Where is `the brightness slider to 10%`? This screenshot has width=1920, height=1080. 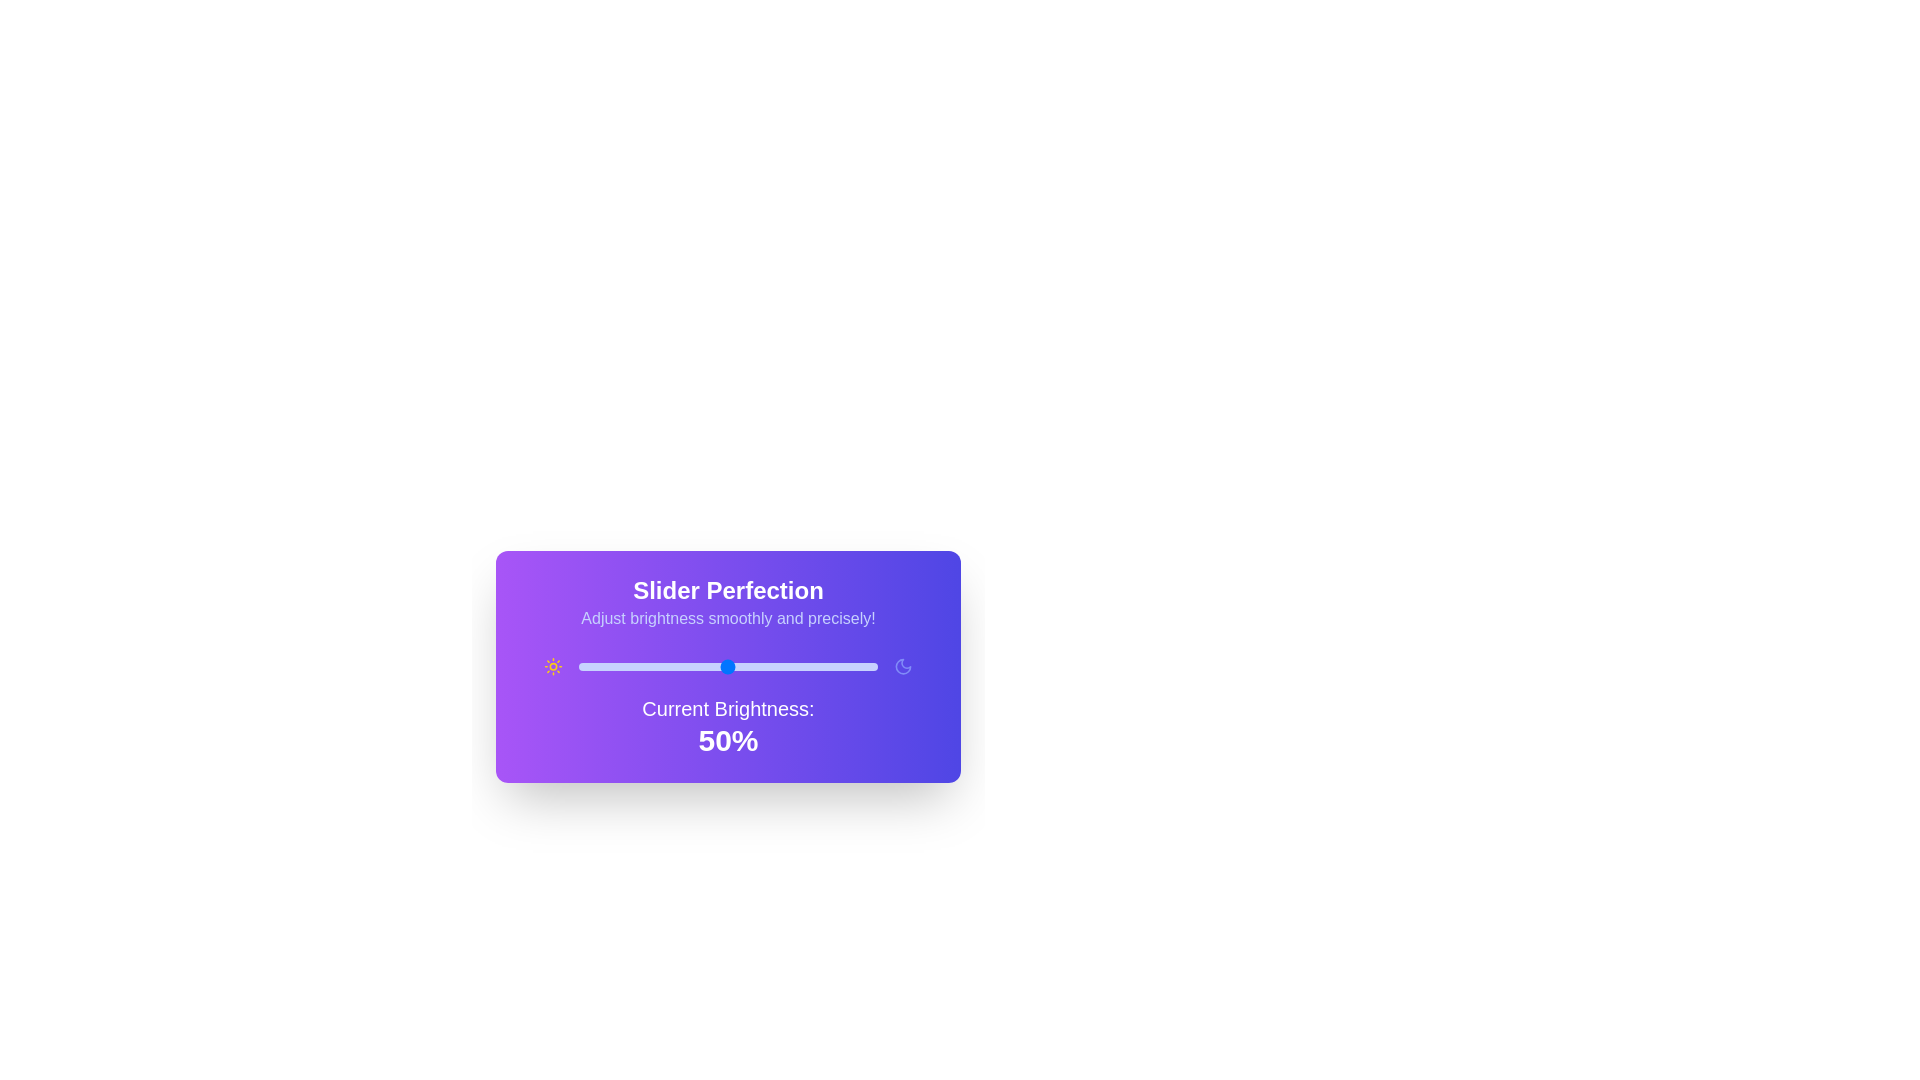 the brightness slider to 10% is located at coordinates (607, 667).